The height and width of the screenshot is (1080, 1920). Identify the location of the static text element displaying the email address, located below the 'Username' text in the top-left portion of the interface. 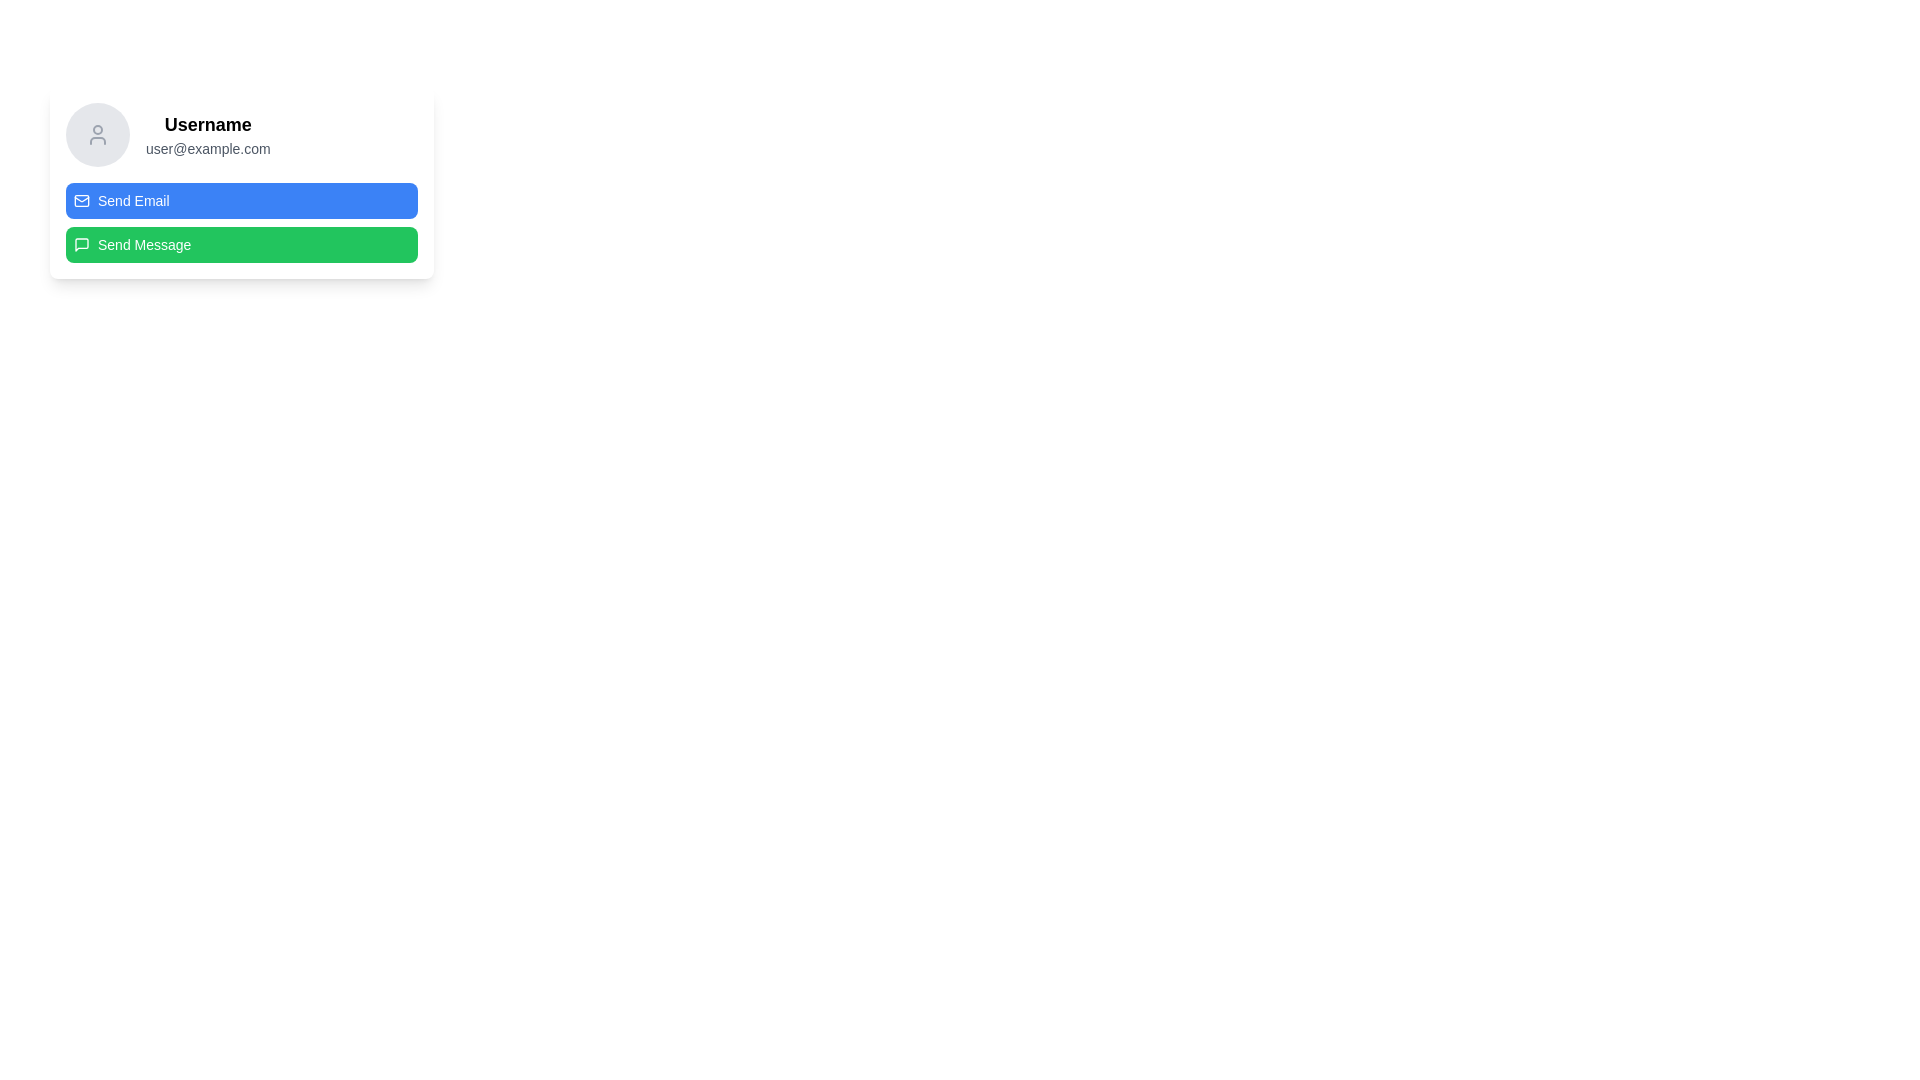
(208, 148).